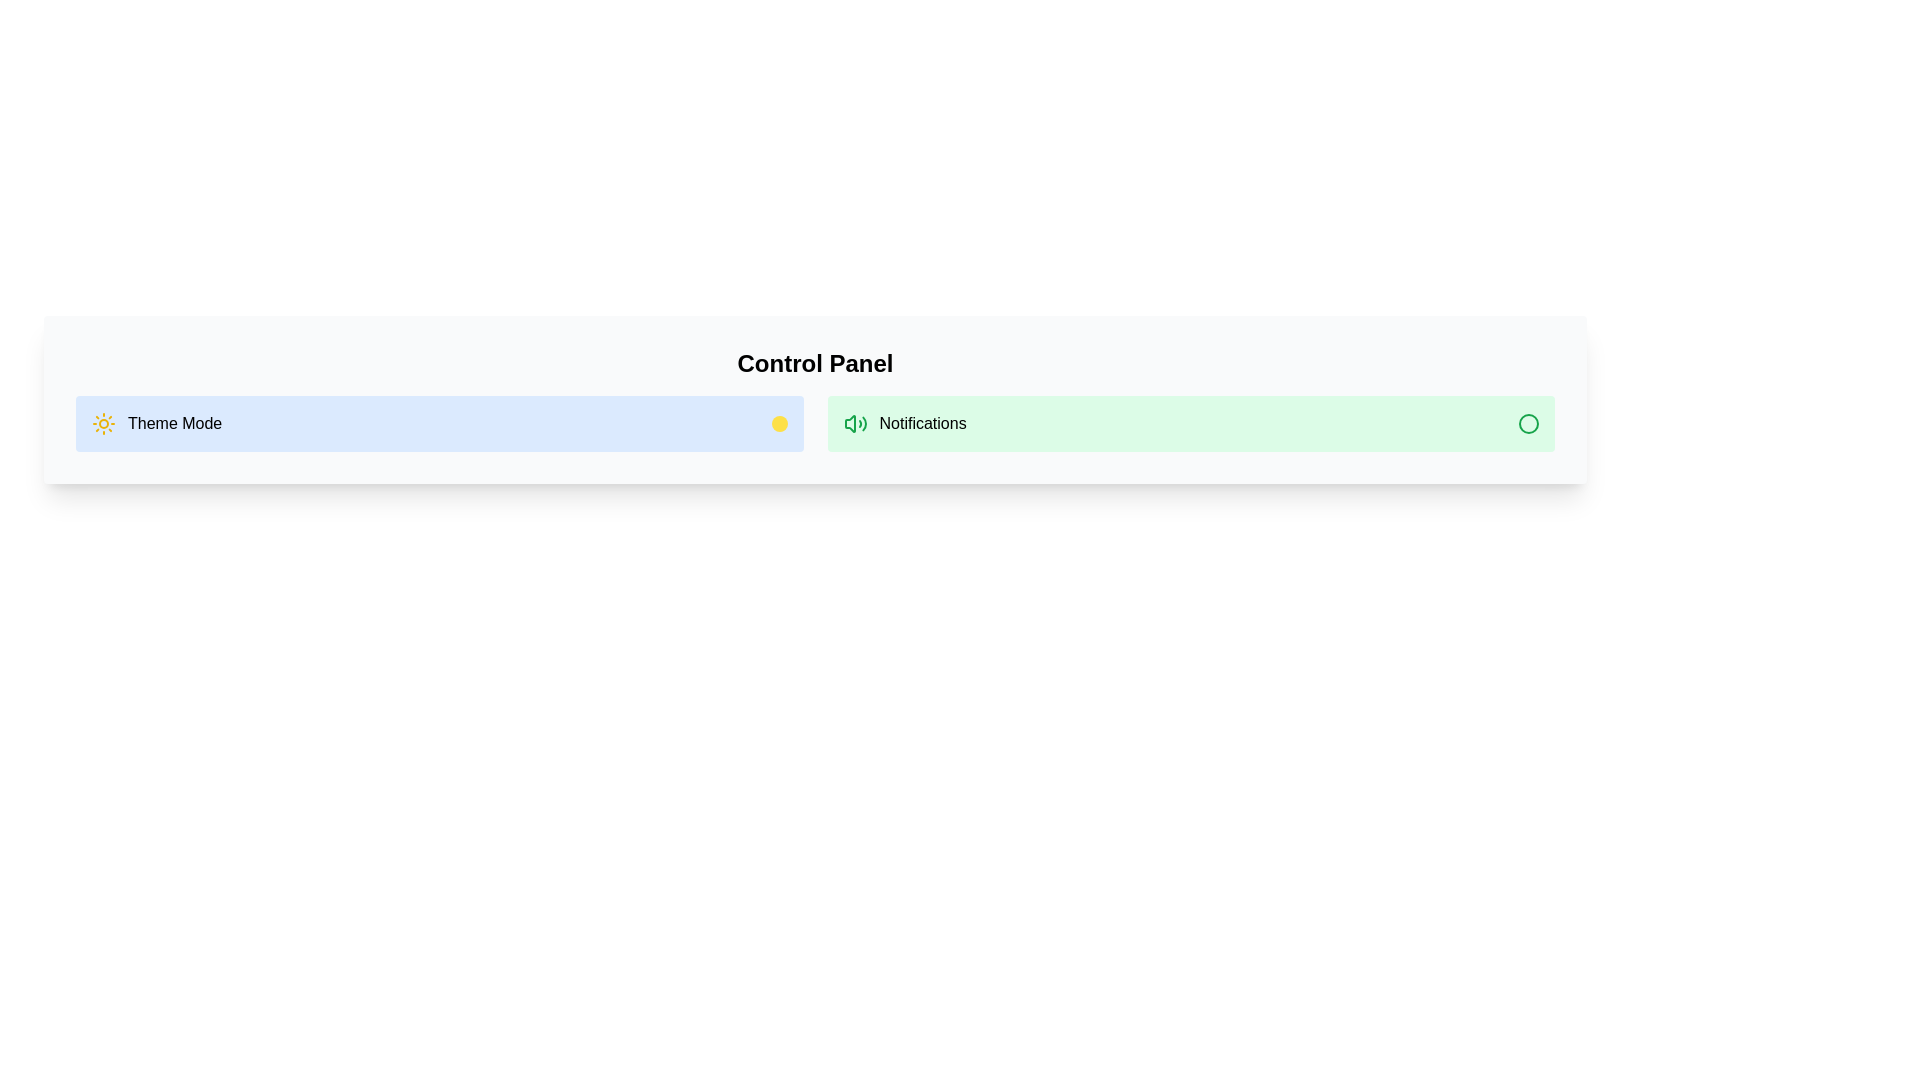 This screenshot has height=1080, width=1920. What do you see at coordinates (855, 423) in the screenshot?
I see `the green volume icon located to the left of the 'Notifications' text label in the notification control module` at bounding box center [855, 423].